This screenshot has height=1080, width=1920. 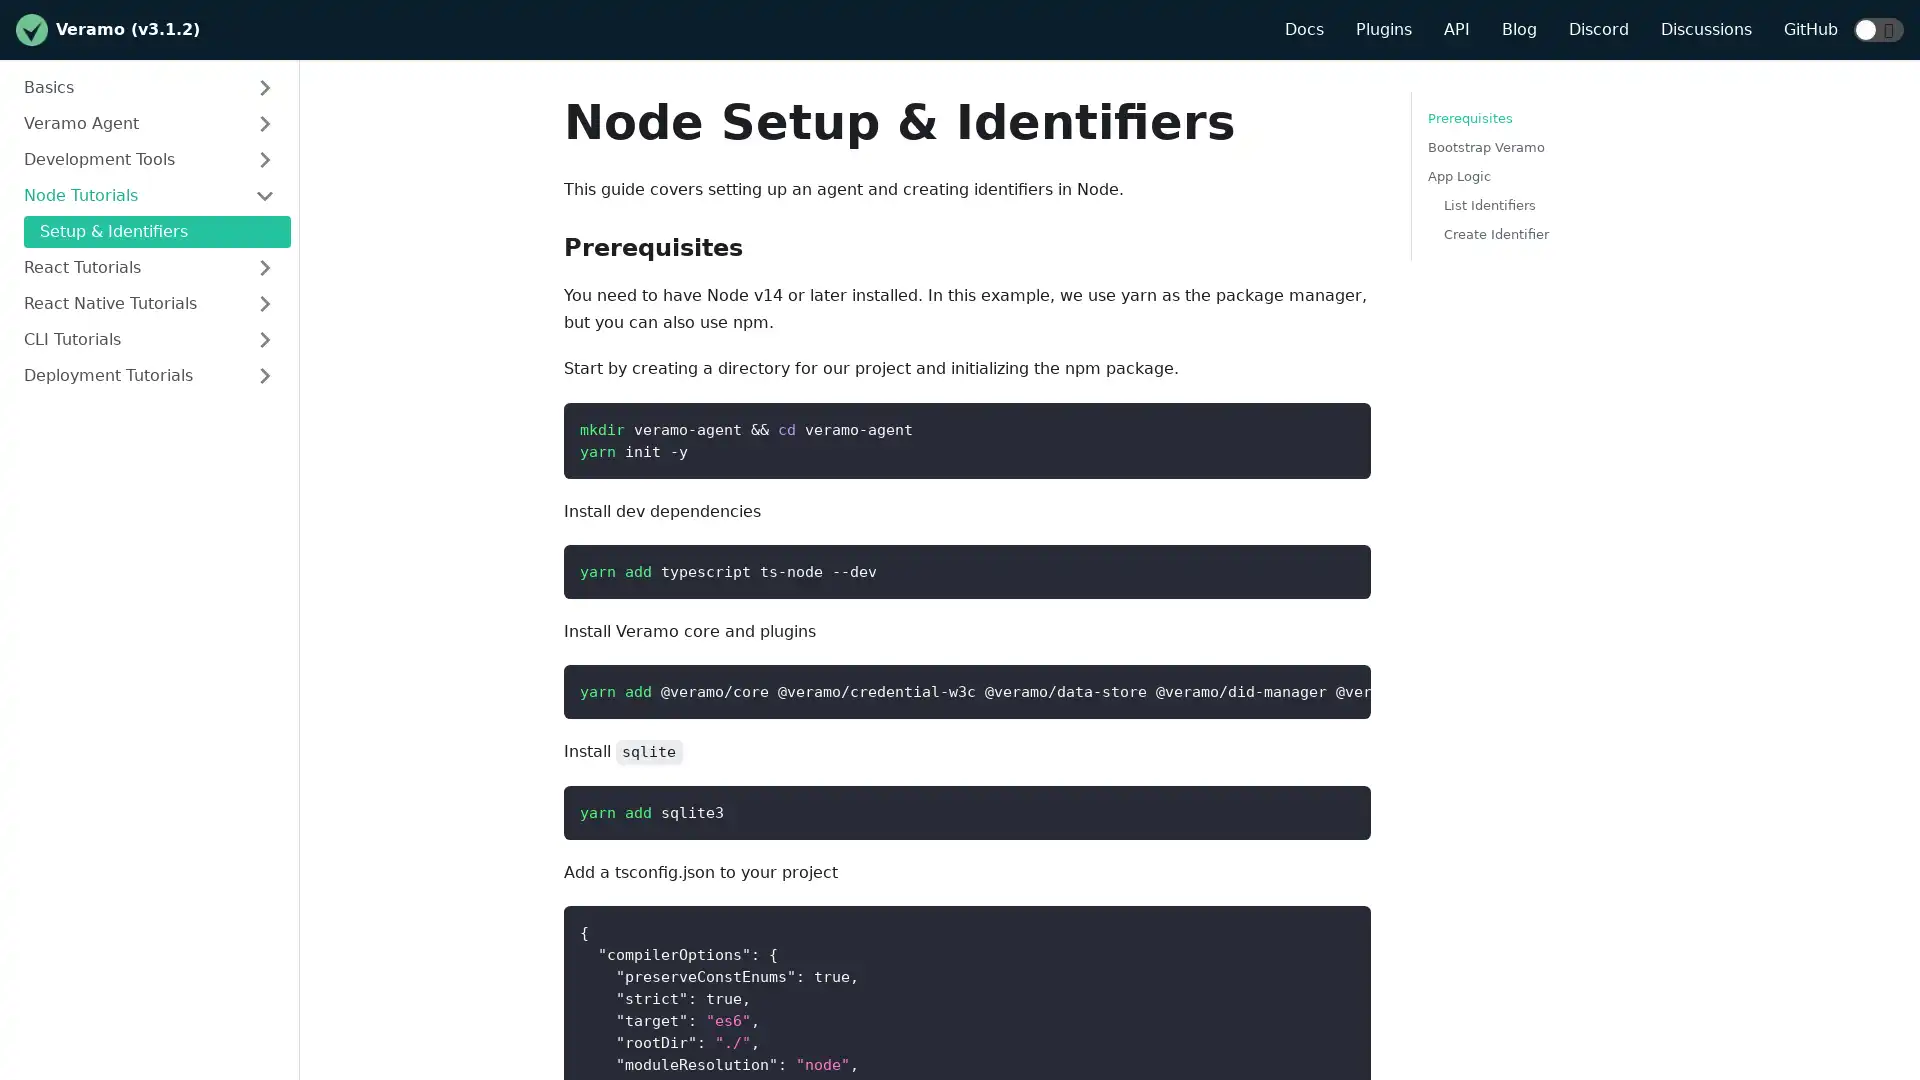 What do you see at coordinates (1338, 928) in the screenshot?
I see `Copy code to clipboard` at bounding box center [1338, 928].